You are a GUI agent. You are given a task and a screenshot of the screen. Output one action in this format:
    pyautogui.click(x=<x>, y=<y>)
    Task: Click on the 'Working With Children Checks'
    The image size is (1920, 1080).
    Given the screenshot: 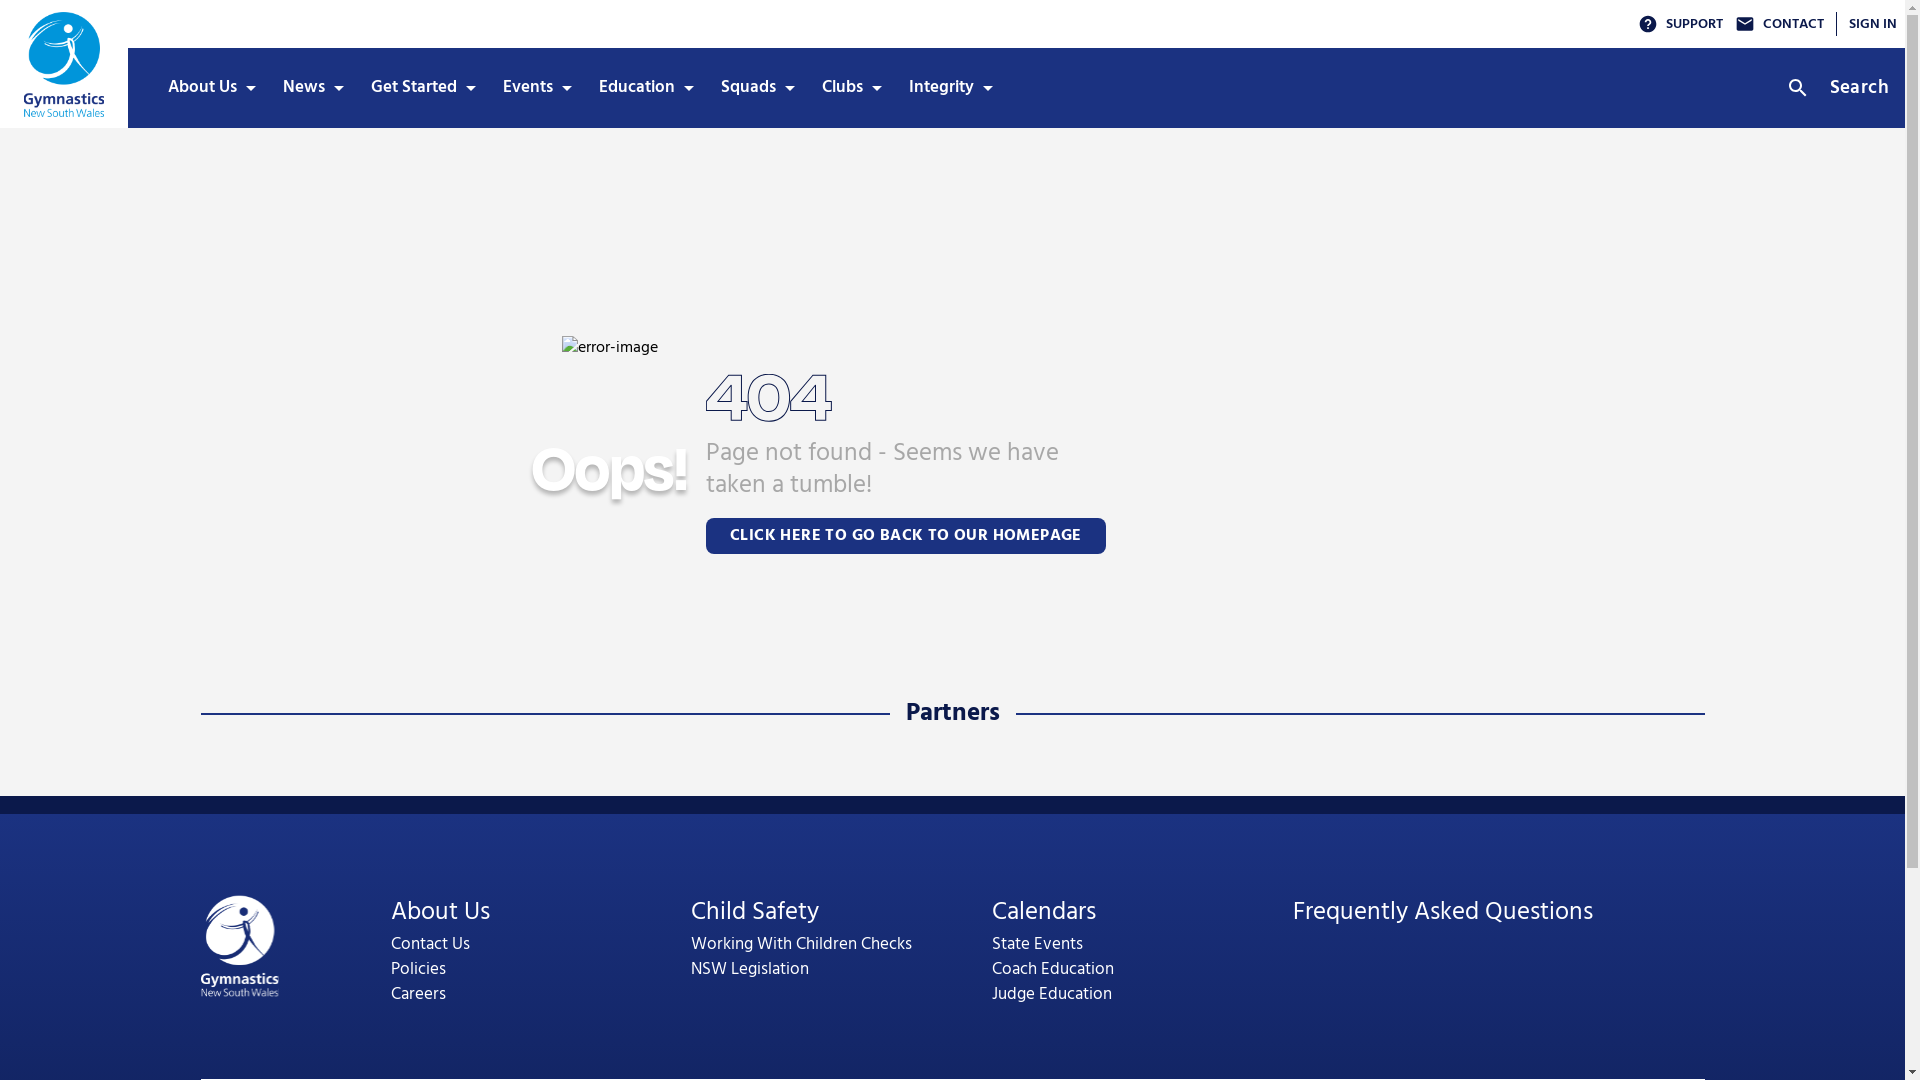 What is the action you would take?
    pyautogui.click(x=801, y=944)
    